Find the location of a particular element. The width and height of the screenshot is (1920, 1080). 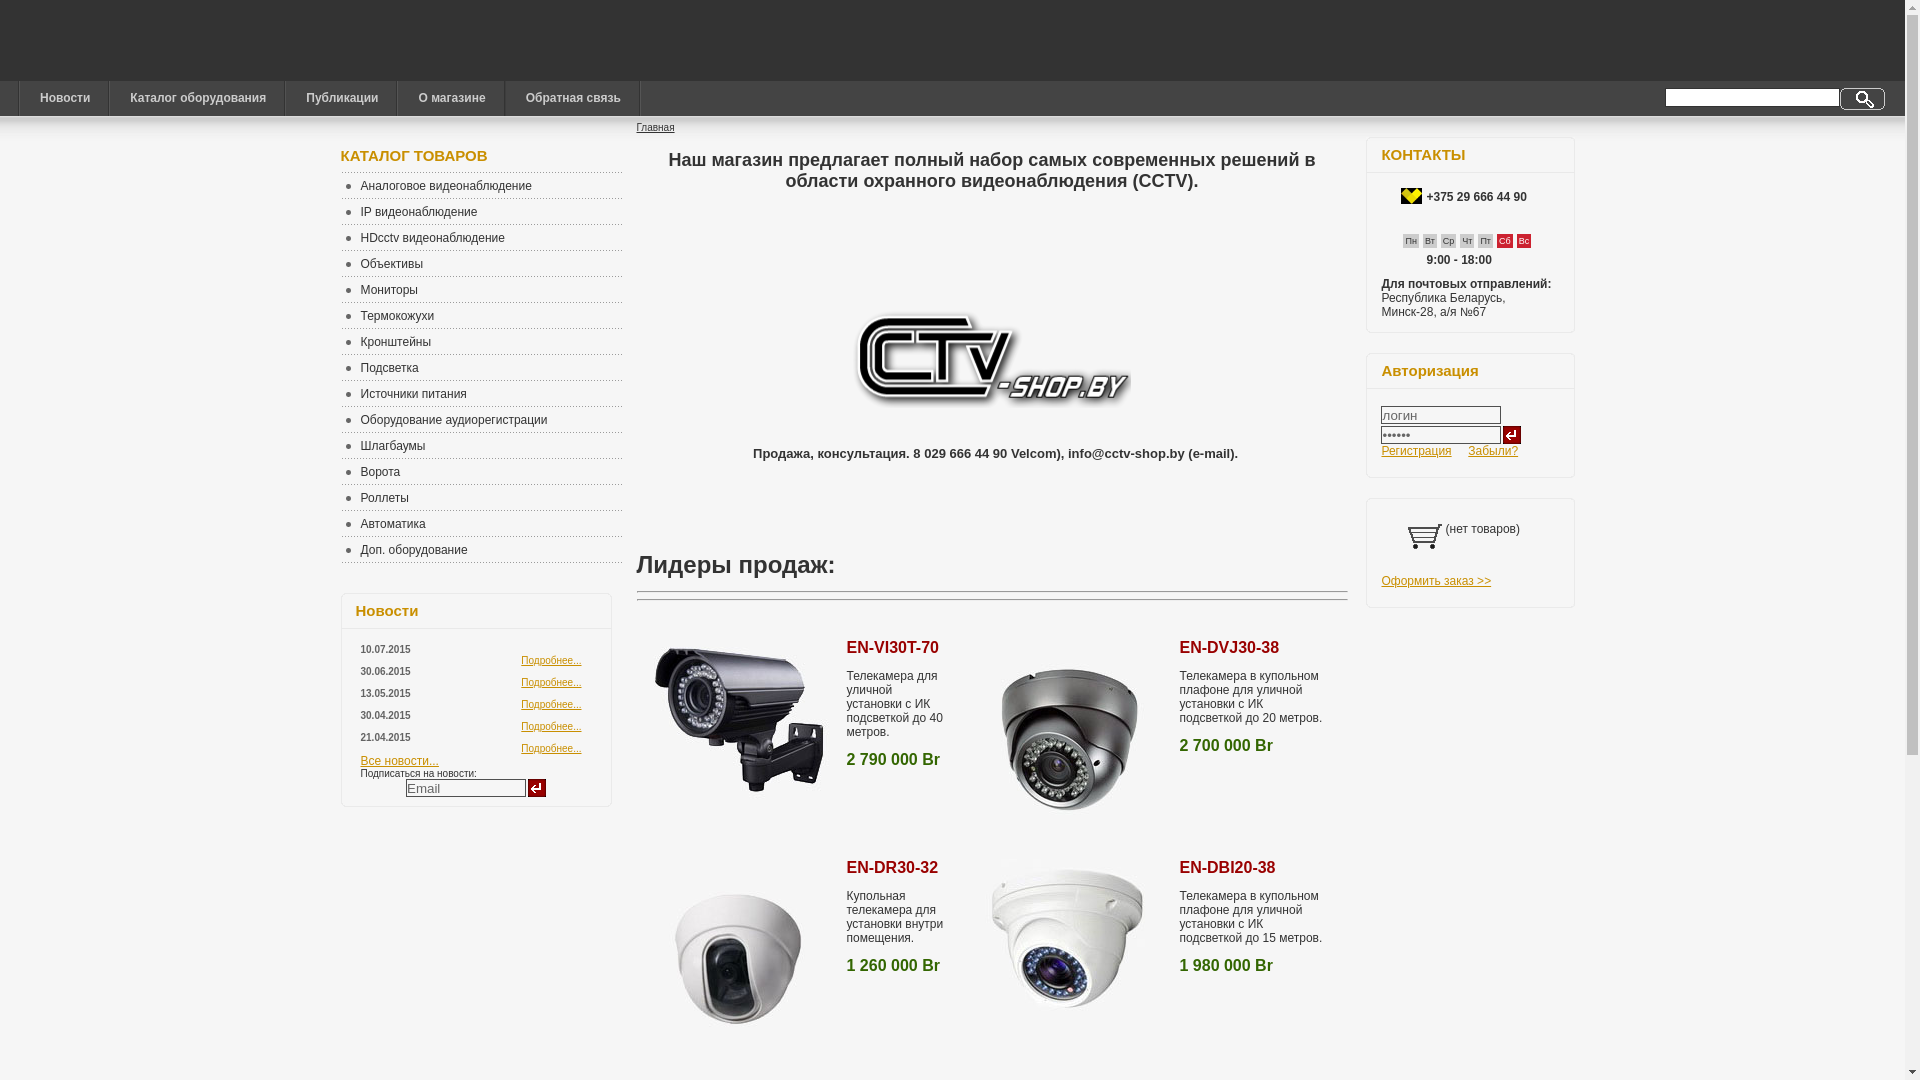

'EN-DR30-32' is located at coordinates (891, 866).